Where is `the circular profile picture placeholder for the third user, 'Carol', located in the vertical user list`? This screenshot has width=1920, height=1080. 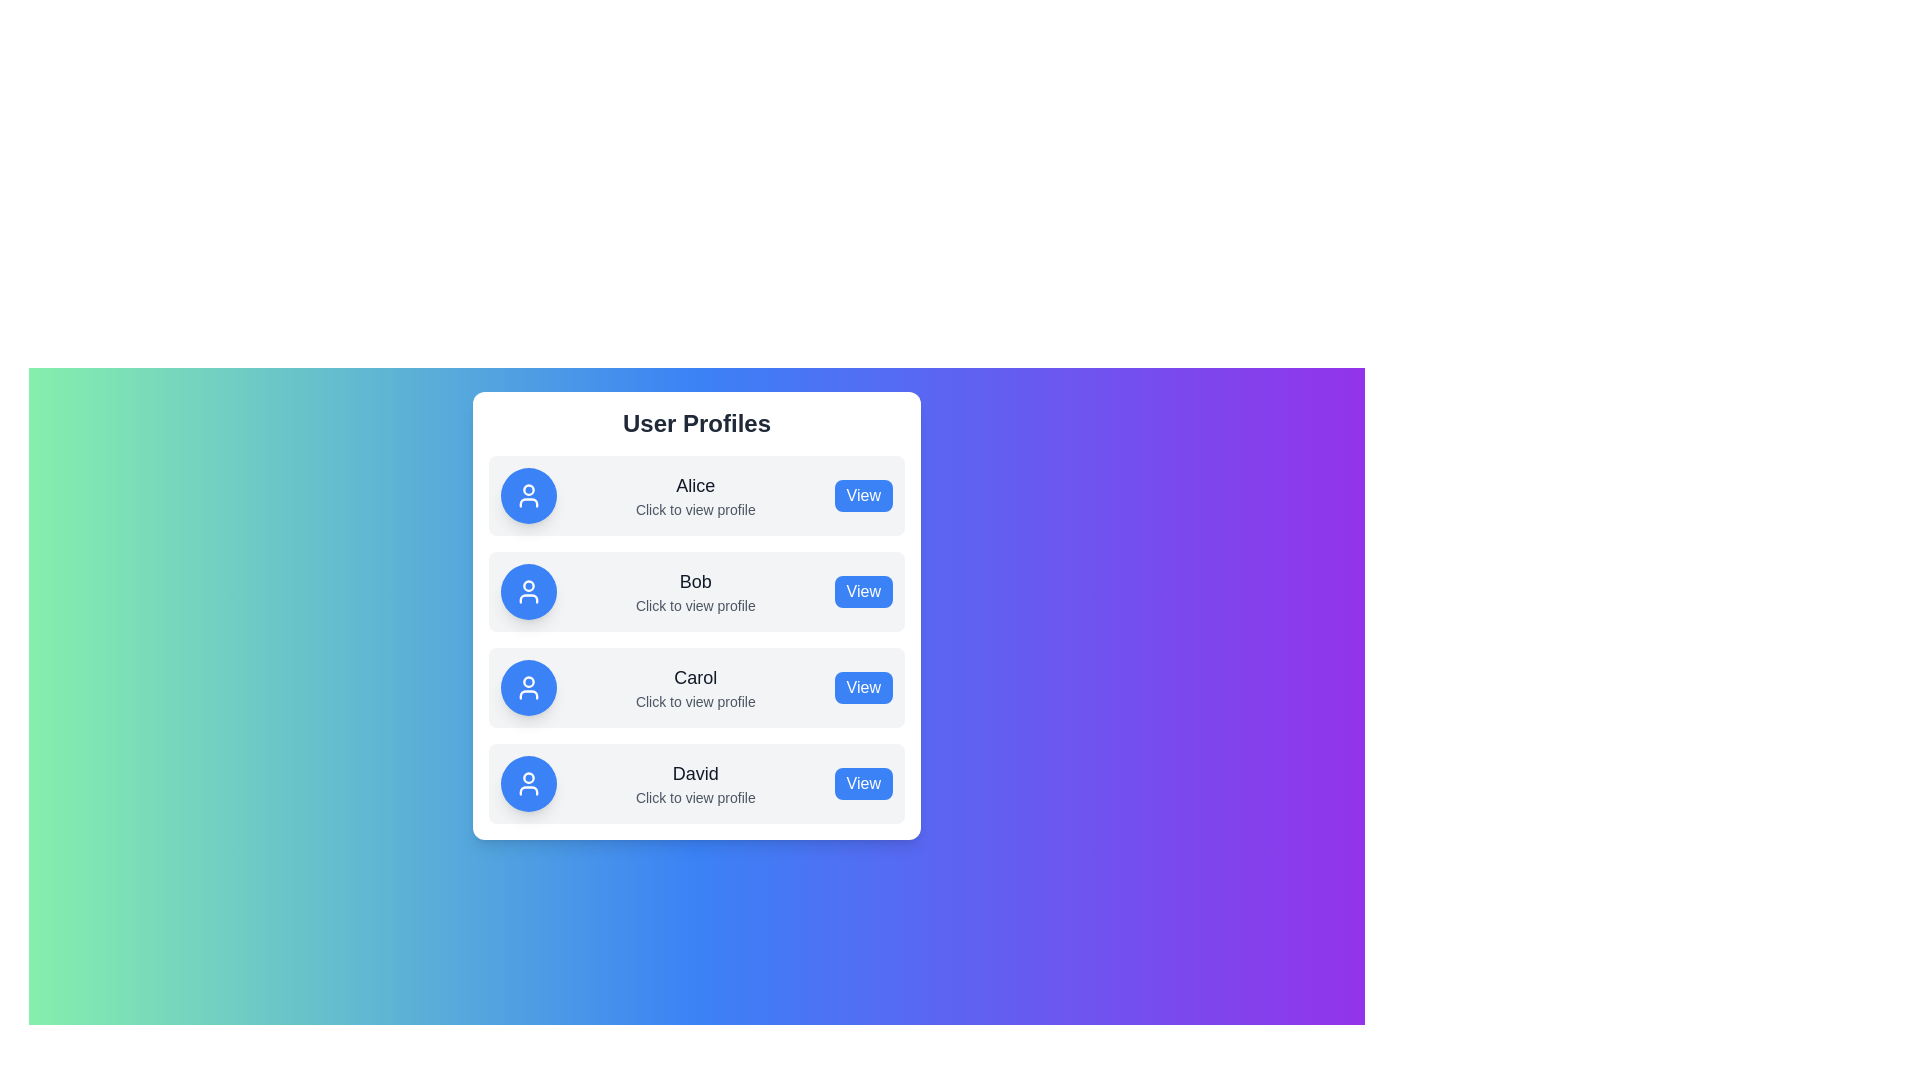
the circular profile picture placeholder for the third user, 'Carol', located in the vertical user list is located at coordinates (528, 681).